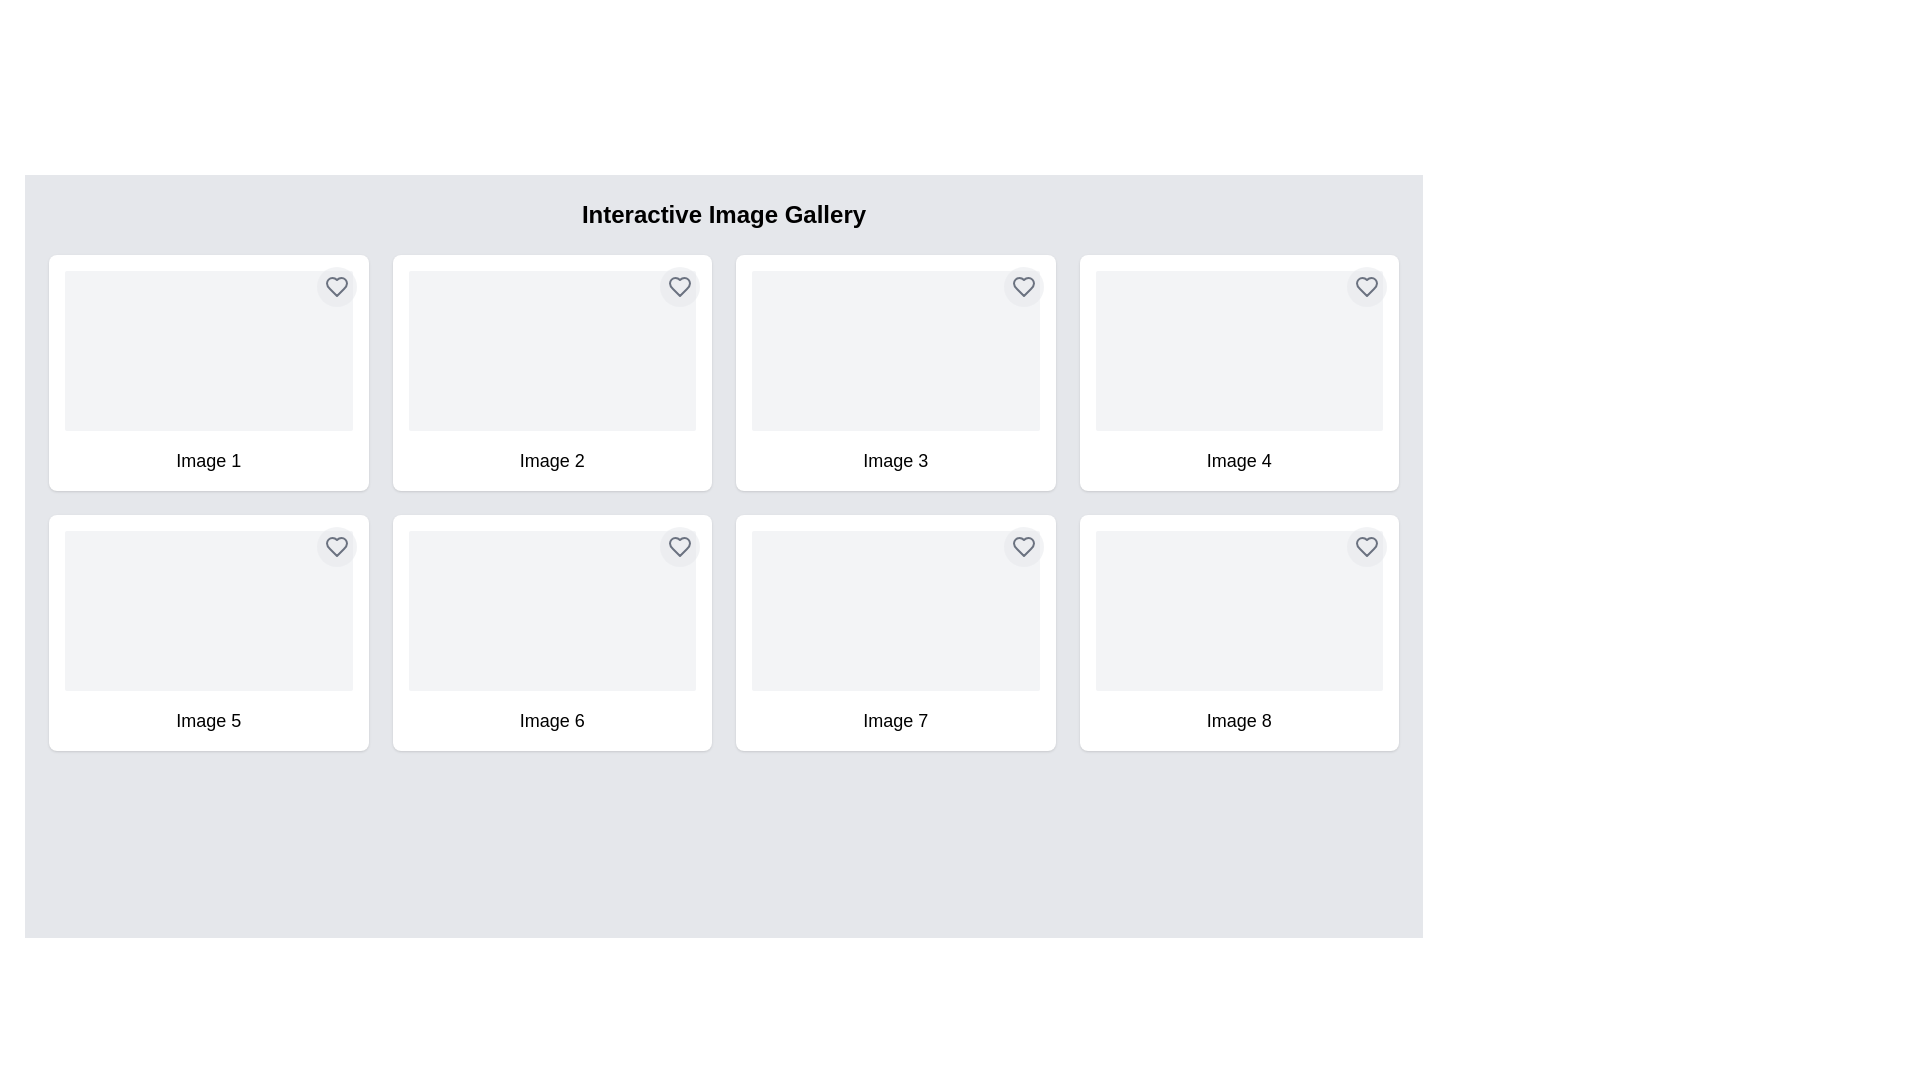  I want to click on the text label displaying 'Image 4', which is centered at the bottom of the image card associated with the fourth item in a grid layout, so click(1238, 461).